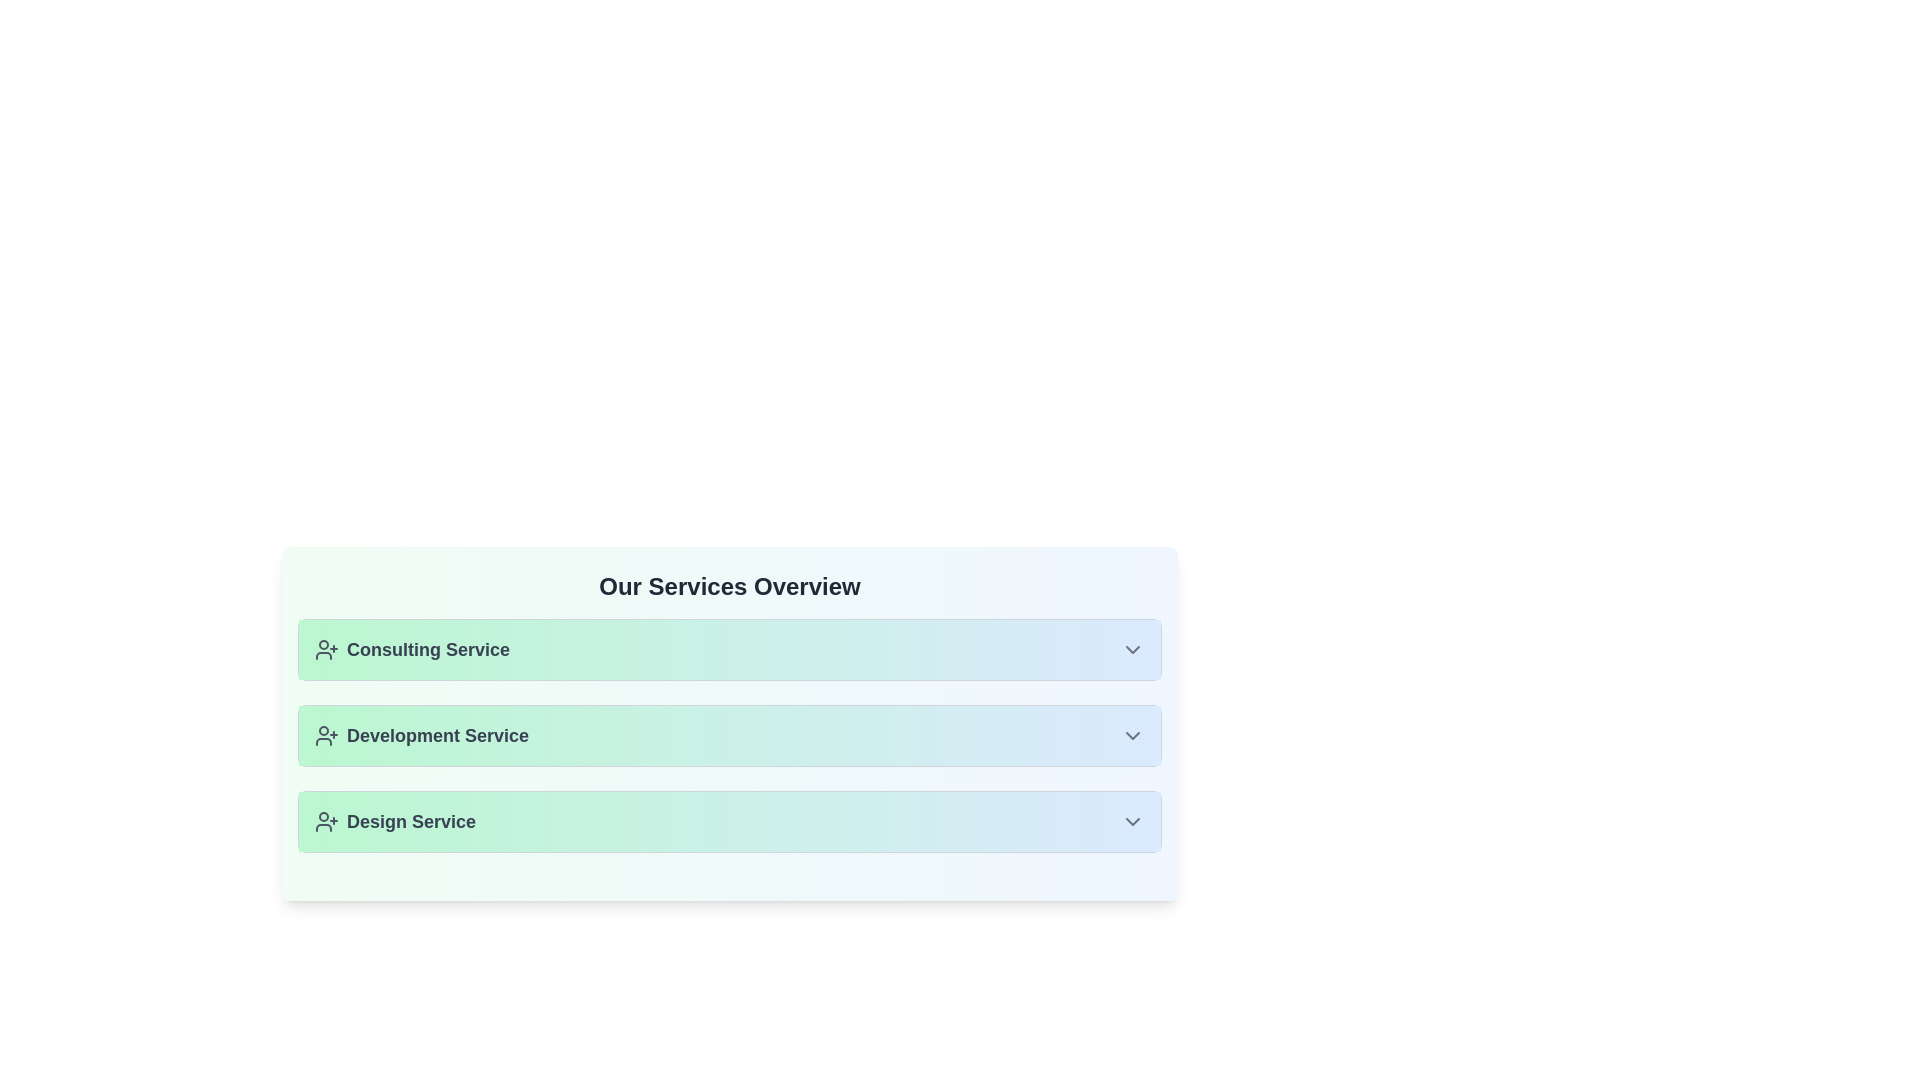 This screenshot has height=1080, width=1920. I want to click on the 'Design Service' text with icon, so click(395, 821).